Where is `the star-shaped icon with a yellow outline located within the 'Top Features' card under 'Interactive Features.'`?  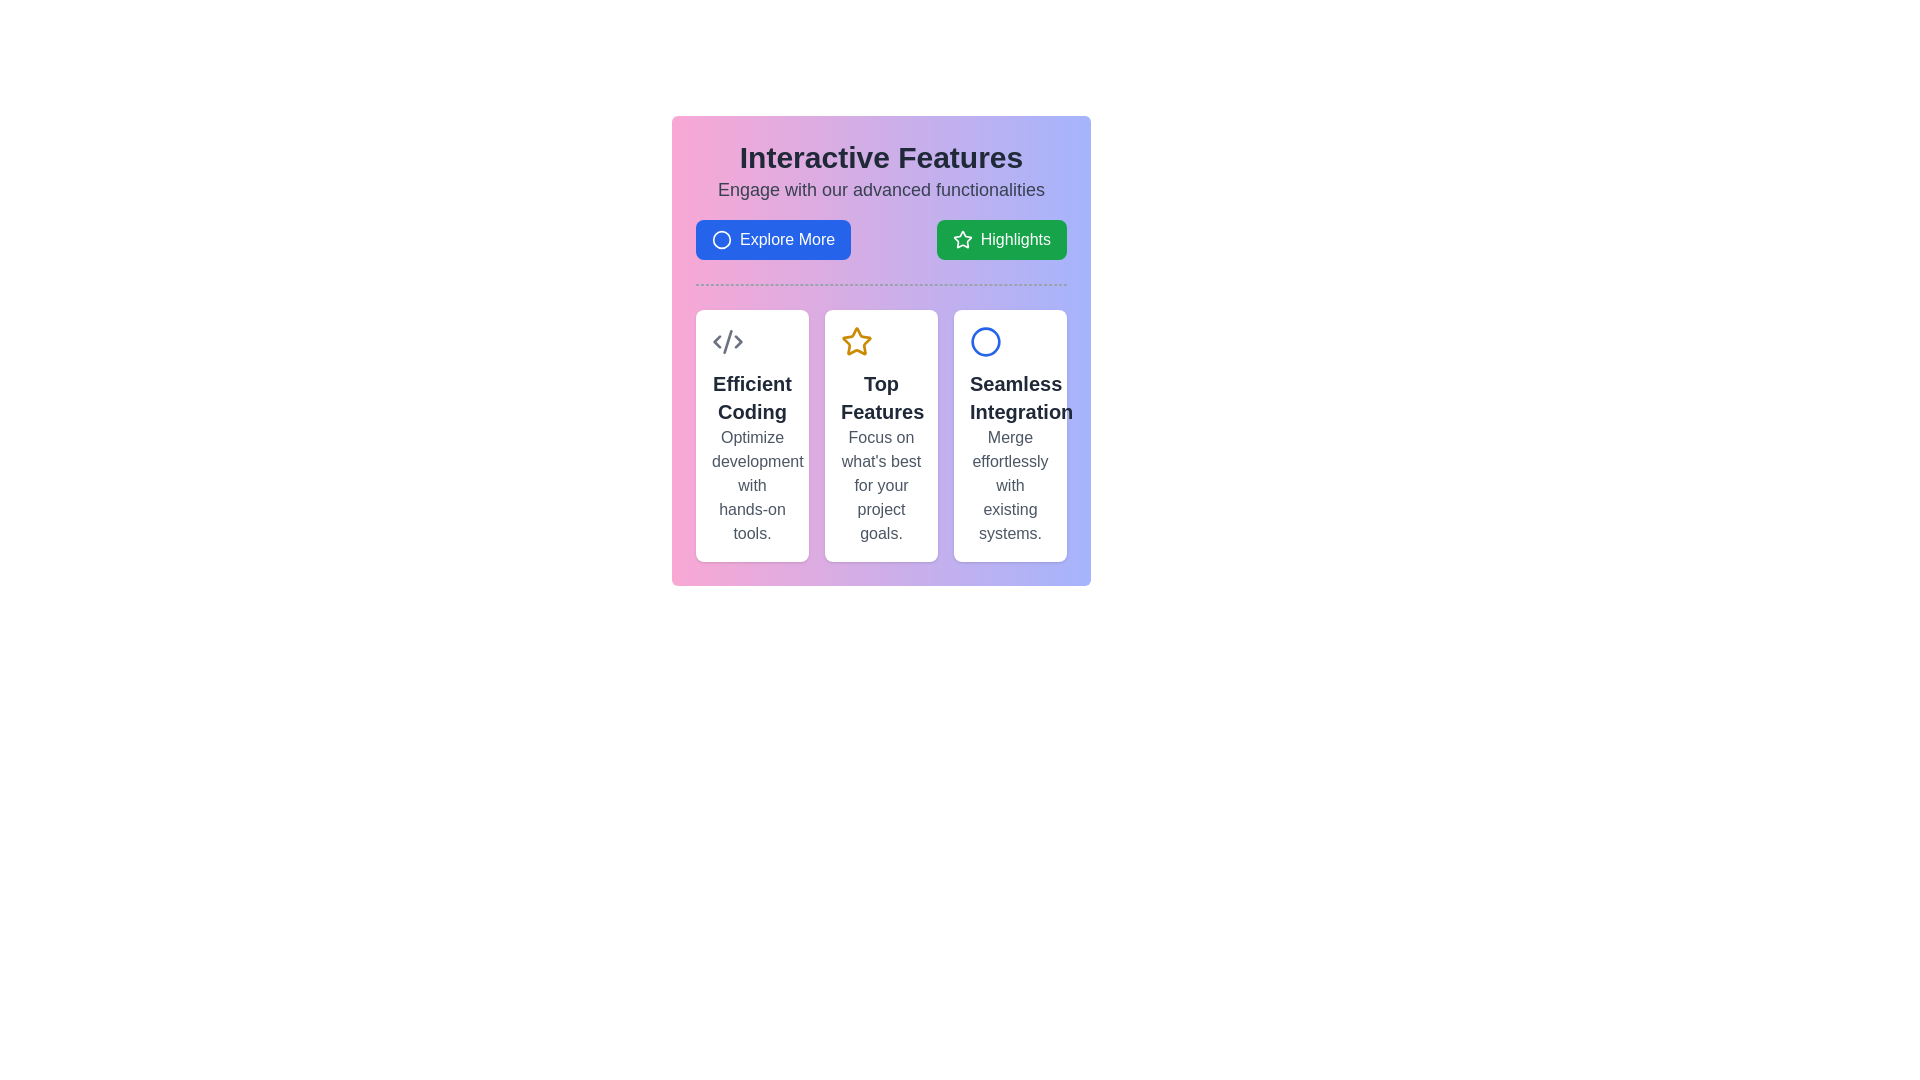 the star-shaped icon with a yellow outline located within the 'Top Features' card under 'Interactive Features.' is located at coordinates (857, 340).